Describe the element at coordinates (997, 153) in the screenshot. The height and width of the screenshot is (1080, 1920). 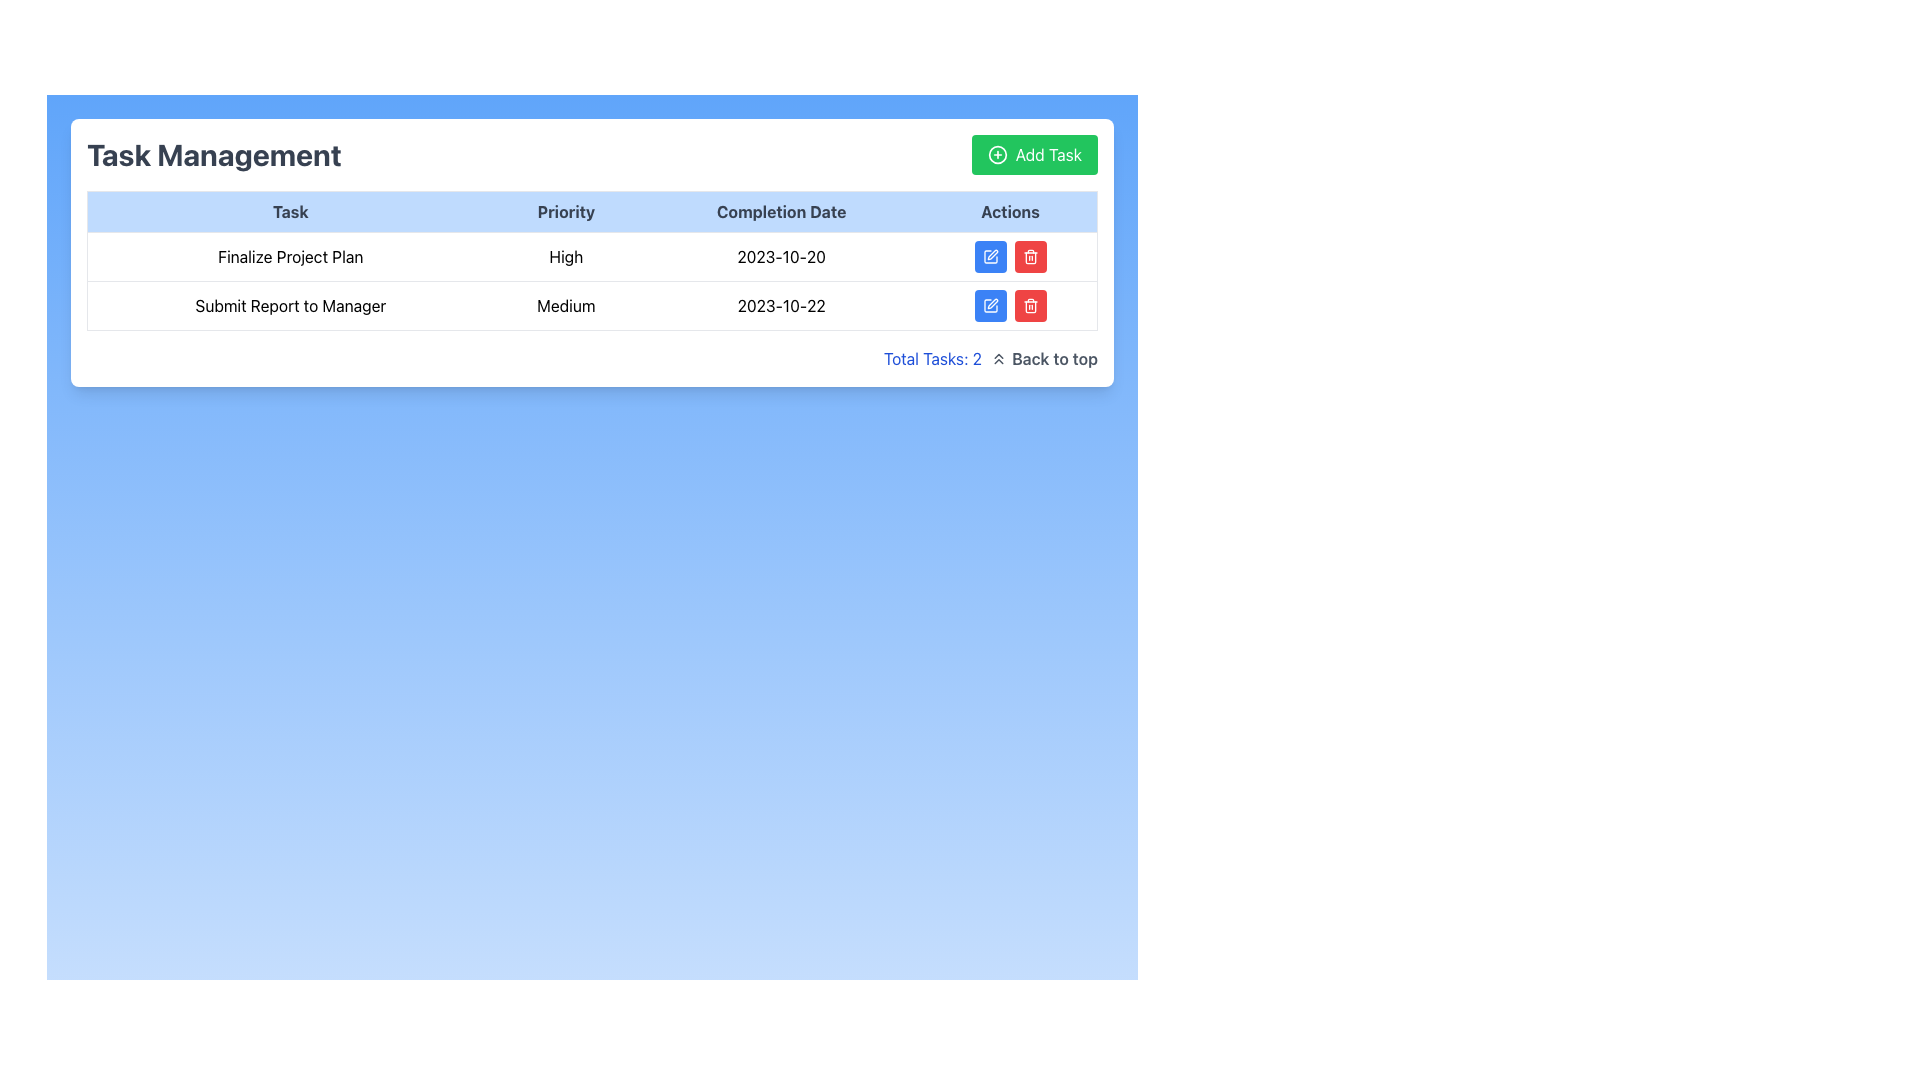
I see `the icon within the 'Add Task' button, which is located near the top-right corner of the interface, adjacent to the task list table` at that location.